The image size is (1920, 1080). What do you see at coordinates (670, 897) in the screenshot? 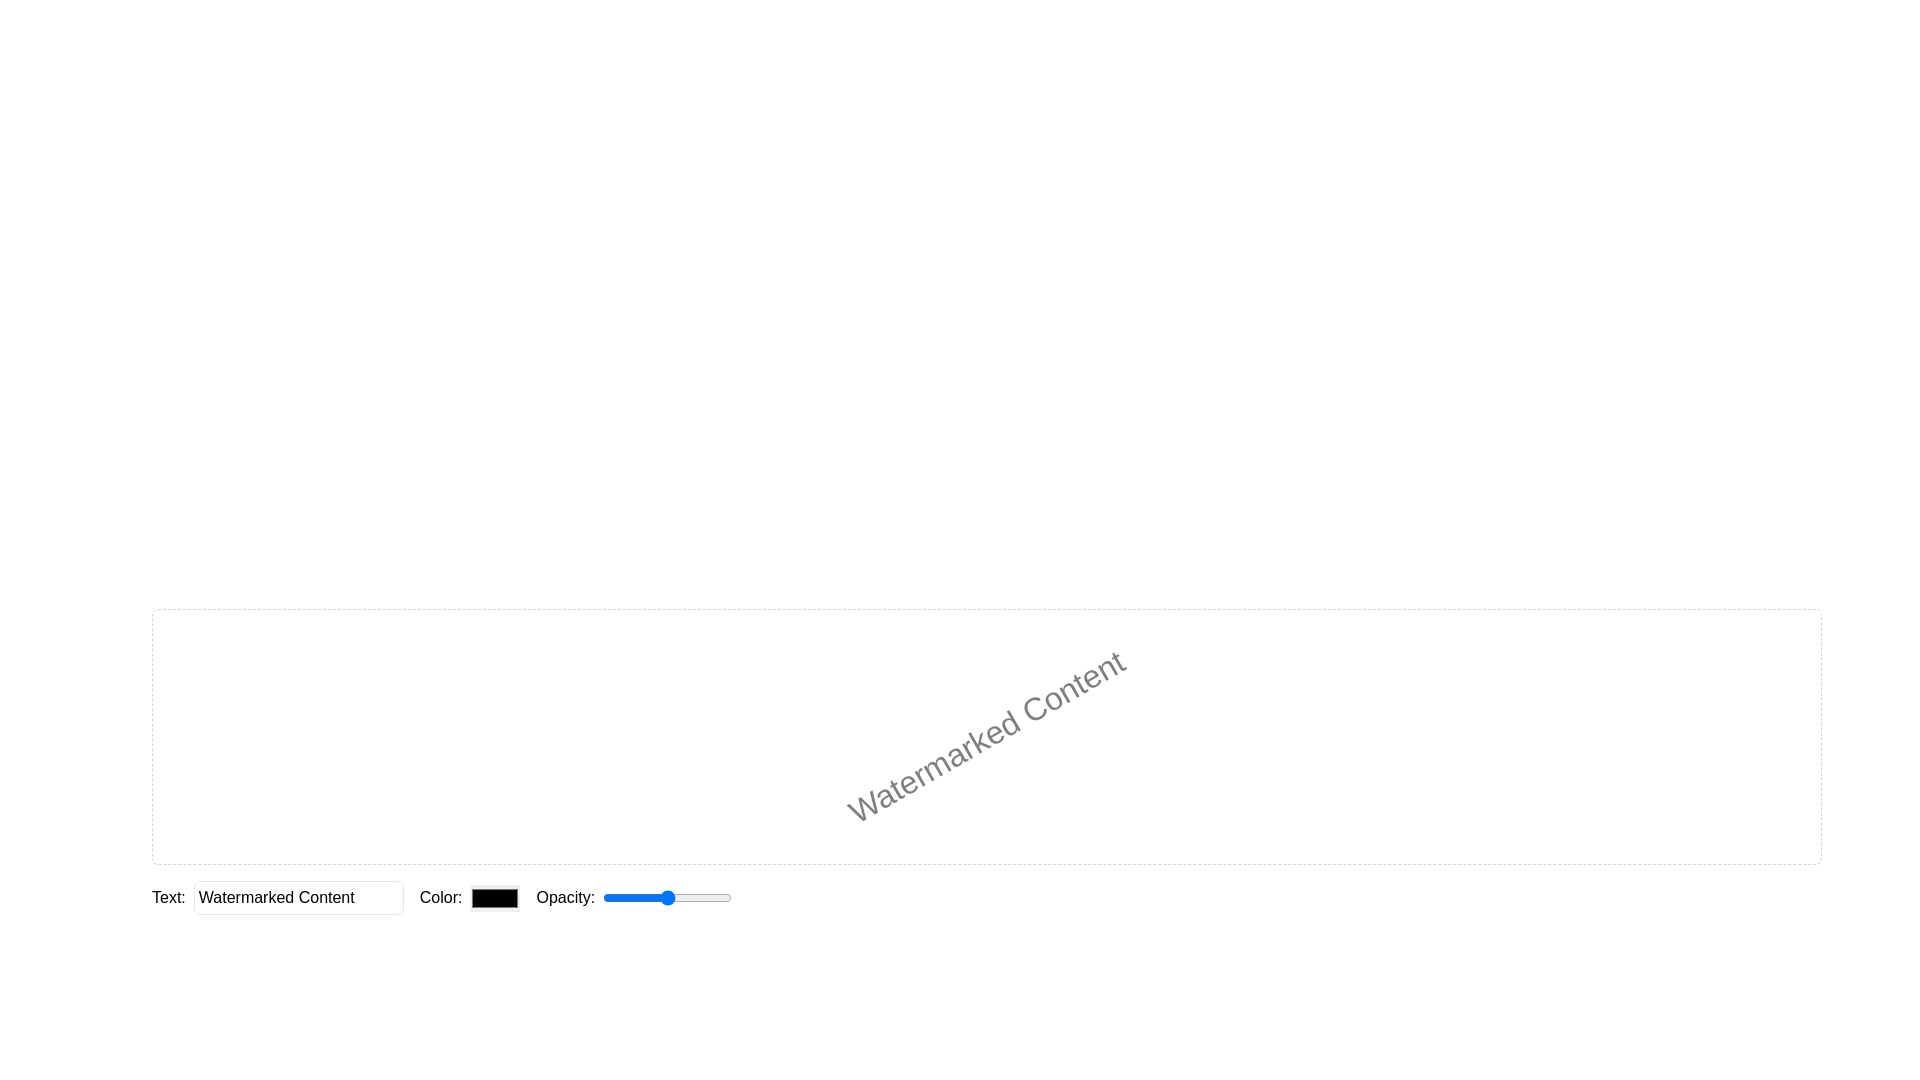
I see `the opacity value` at bounding box center [670, 897].